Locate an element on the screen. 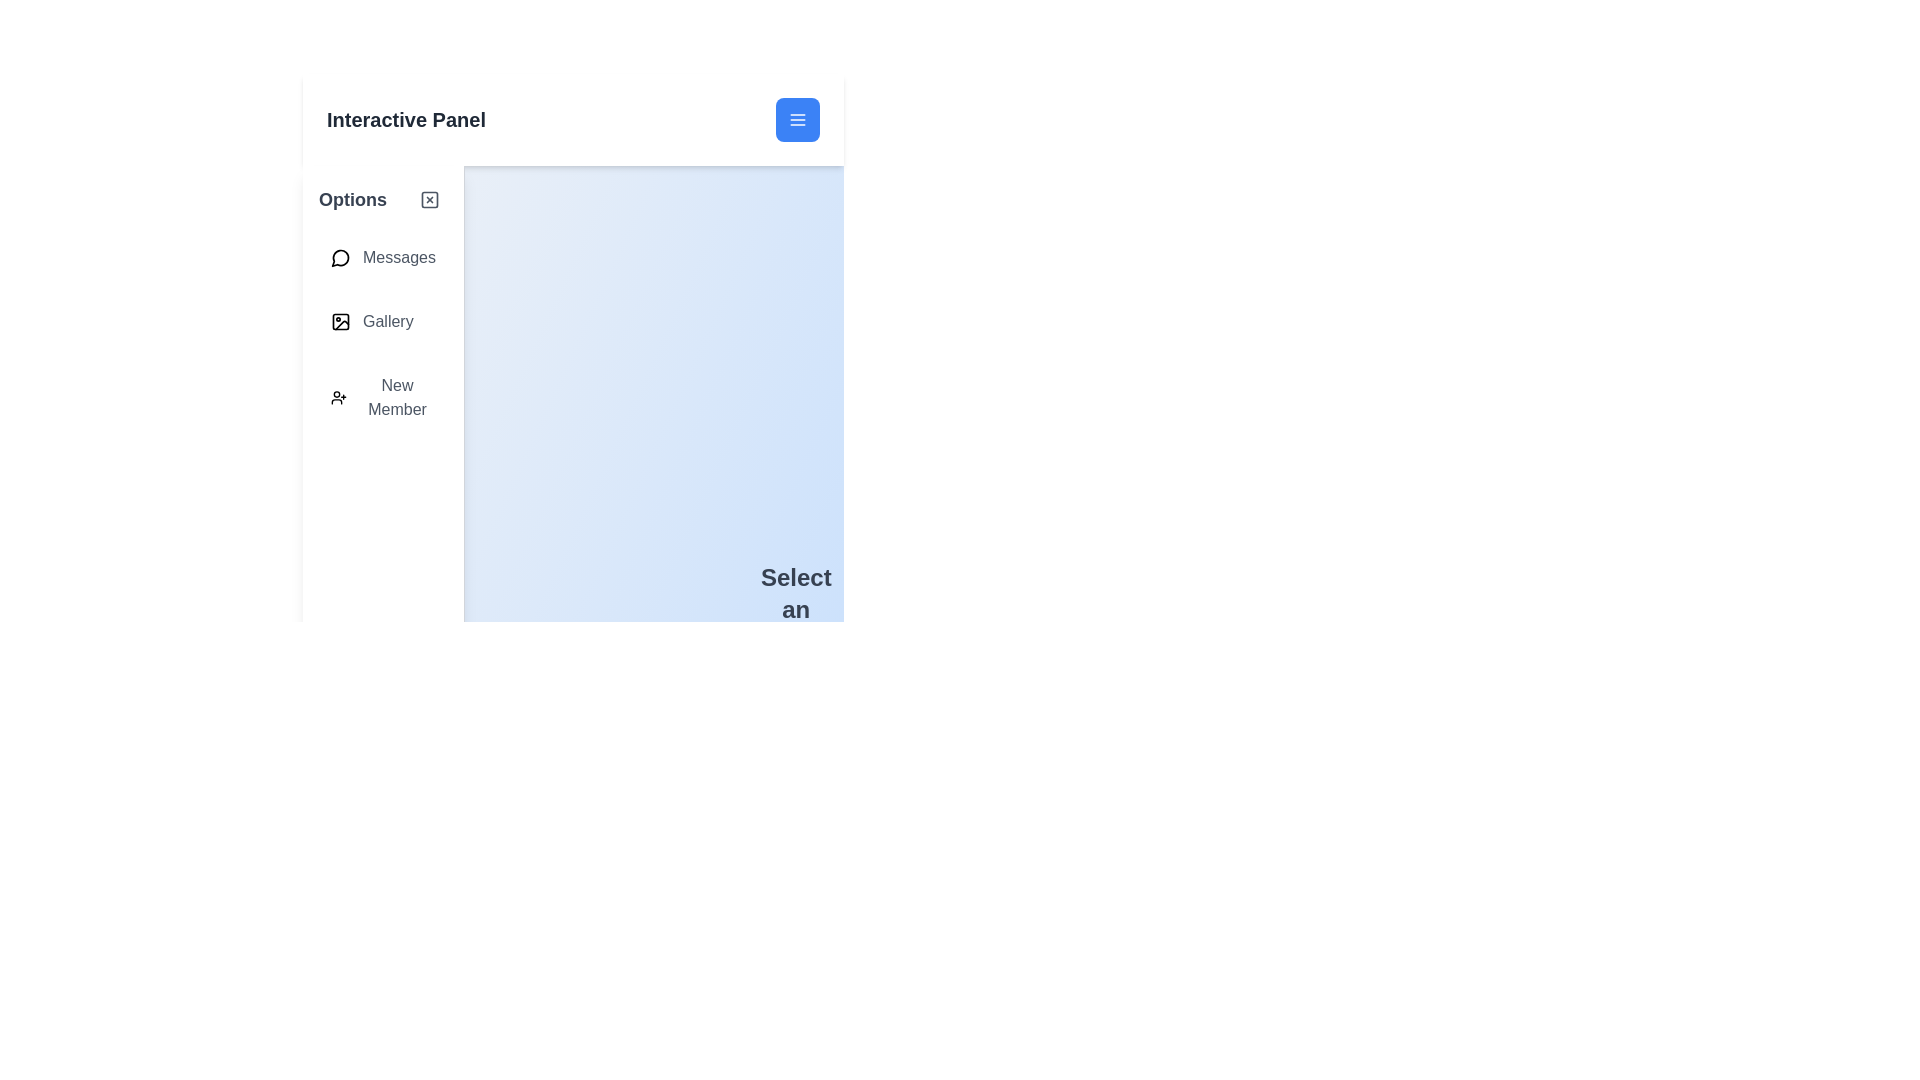  the button located in the top-right corner of the 'Interactive Panel' is located at coordinates (796, 119).